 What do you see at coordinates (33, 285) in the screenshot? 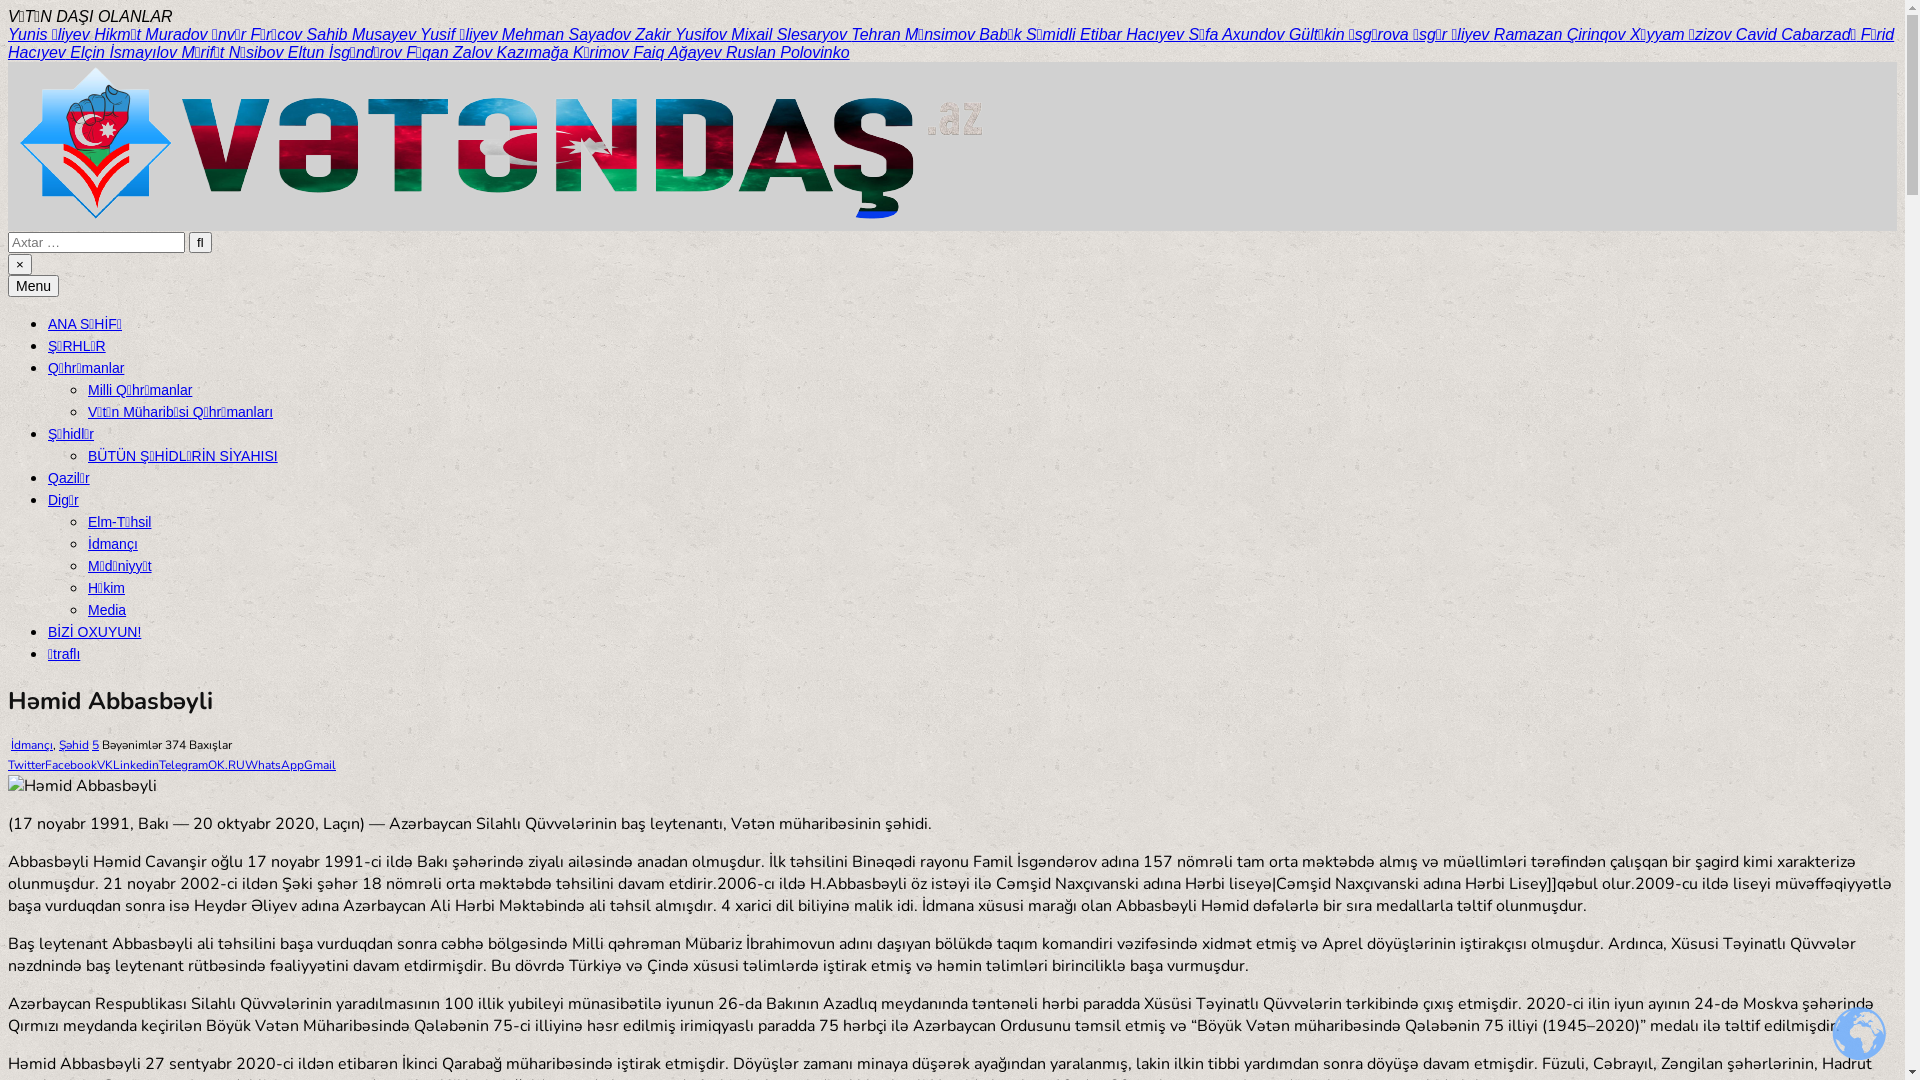
I see `'Menu'` at bounding box center [33, 285].